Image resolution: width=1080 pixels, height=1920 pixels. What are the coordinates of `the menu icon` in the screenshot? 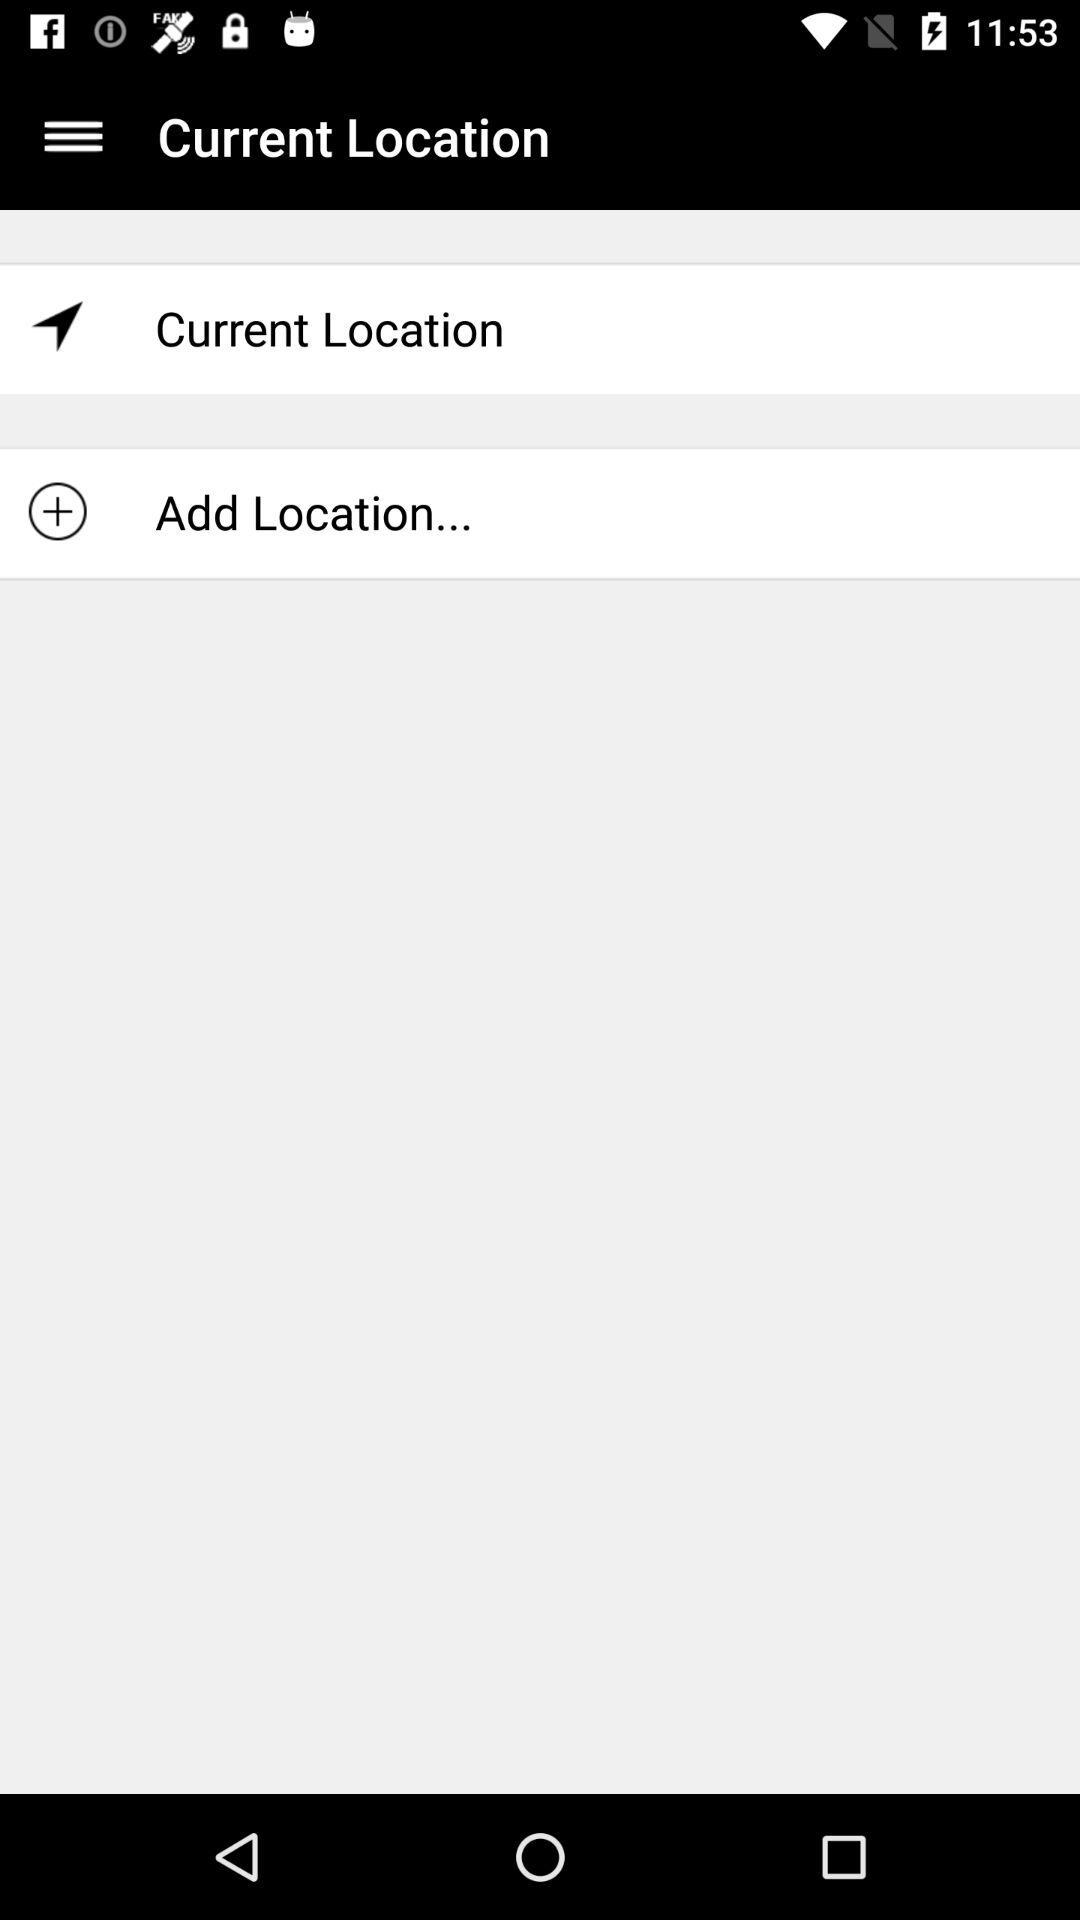 It's located at (72, 135).